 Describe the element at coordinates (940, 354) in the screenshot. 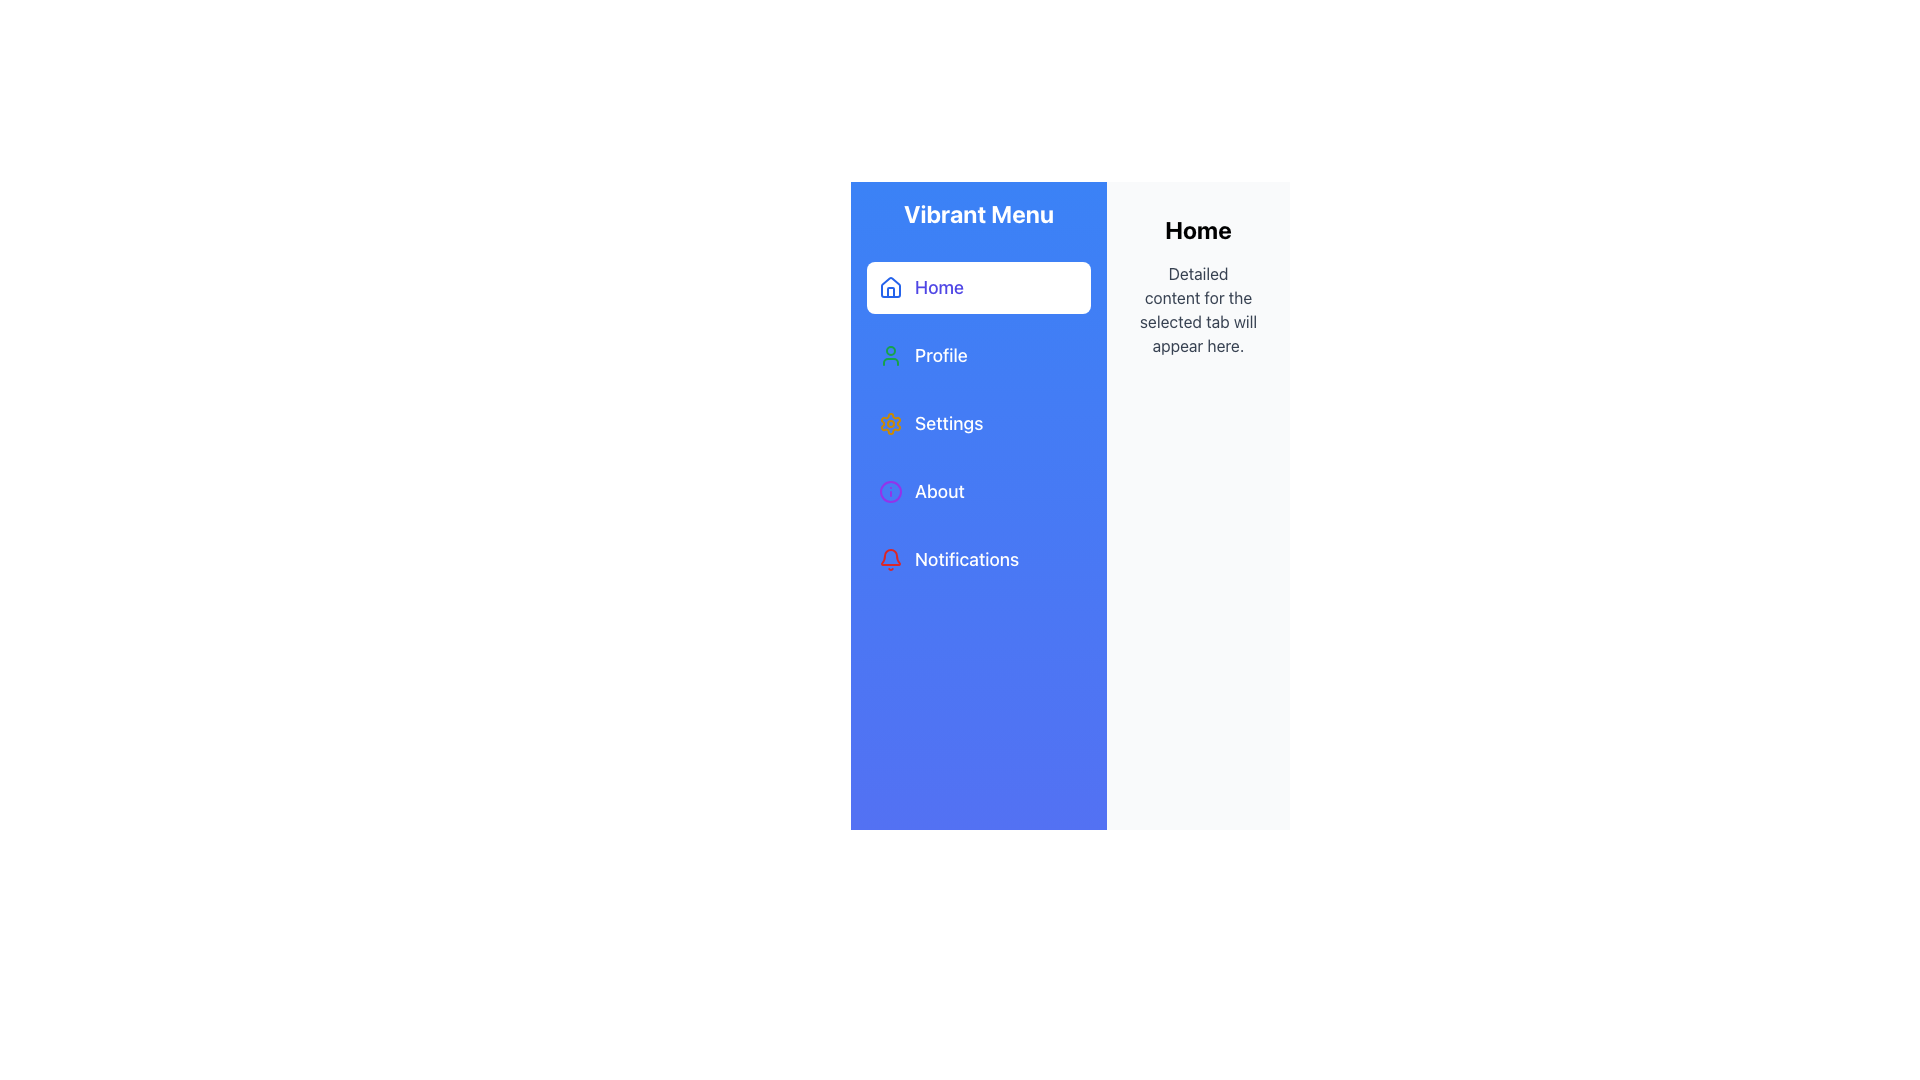

I see `the navigation link labeled as 'Profile' in the vertical menu, which is positioned second below 'Home' and above 'Settings'` at that location.